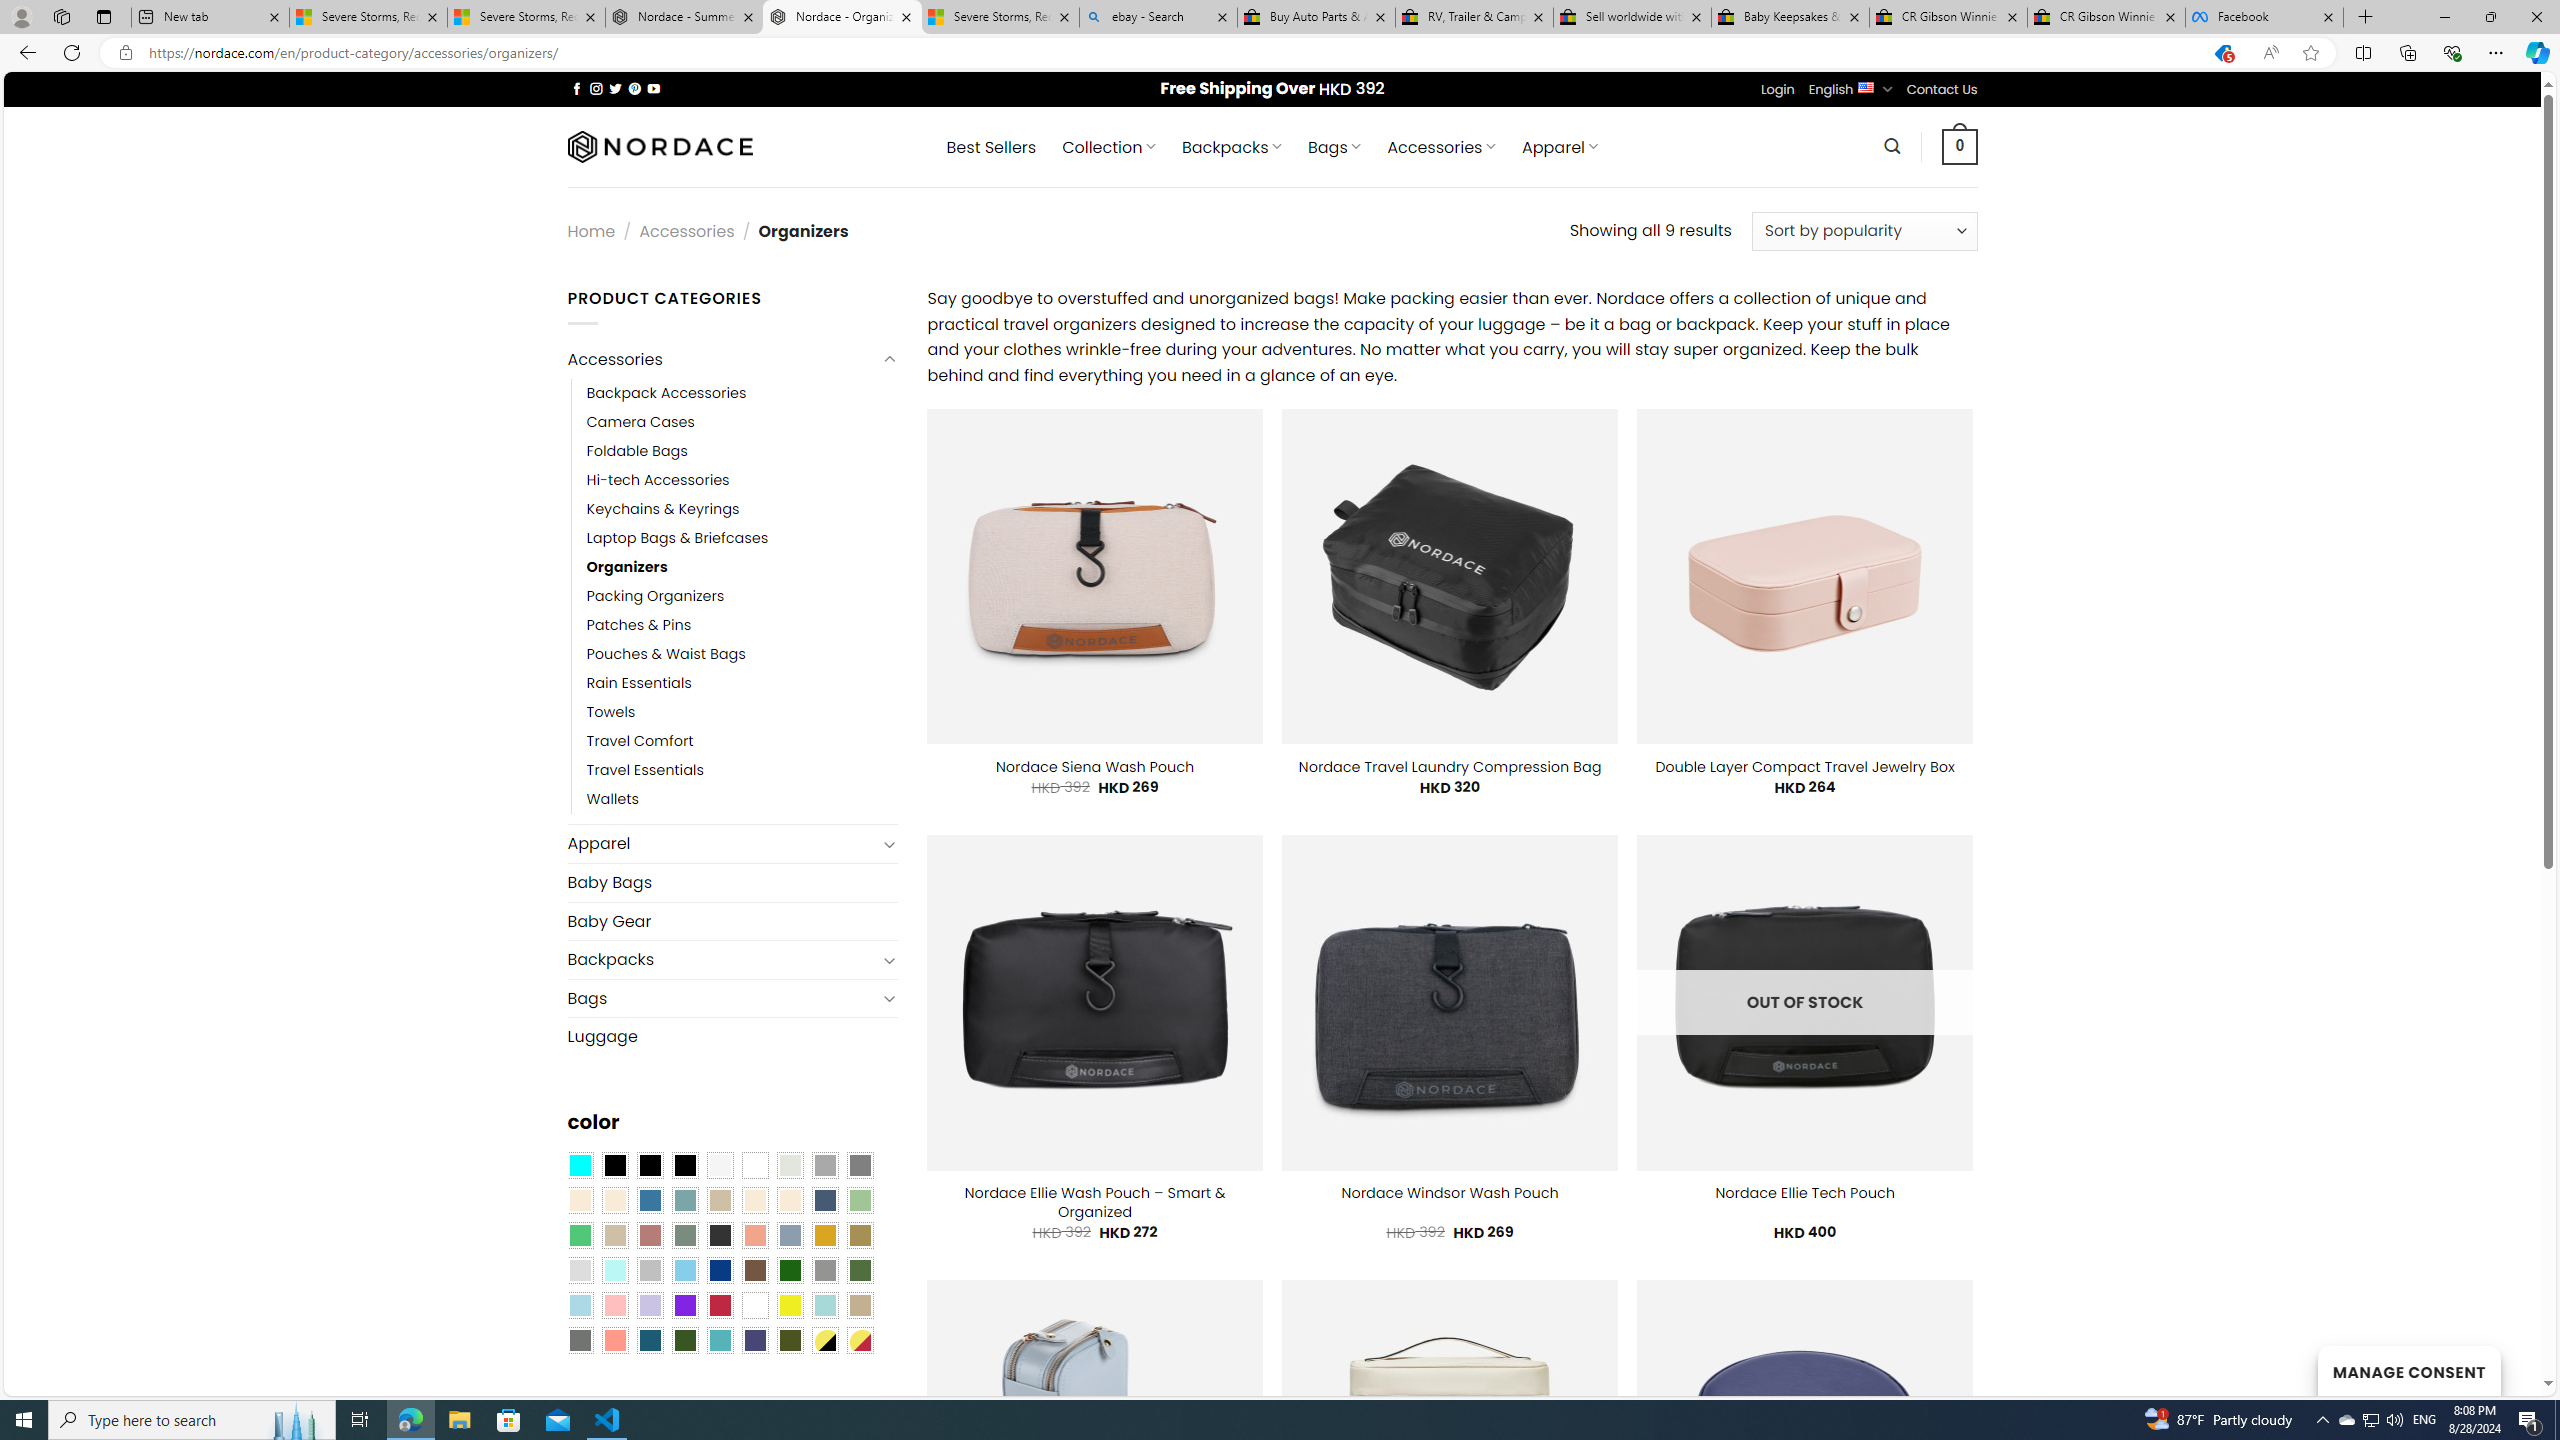 This screenshot has height=1440, width=2560. Describe the element at coordinates (741, 451) in the screenshot. I see `'Foldable Bags'` at that location.